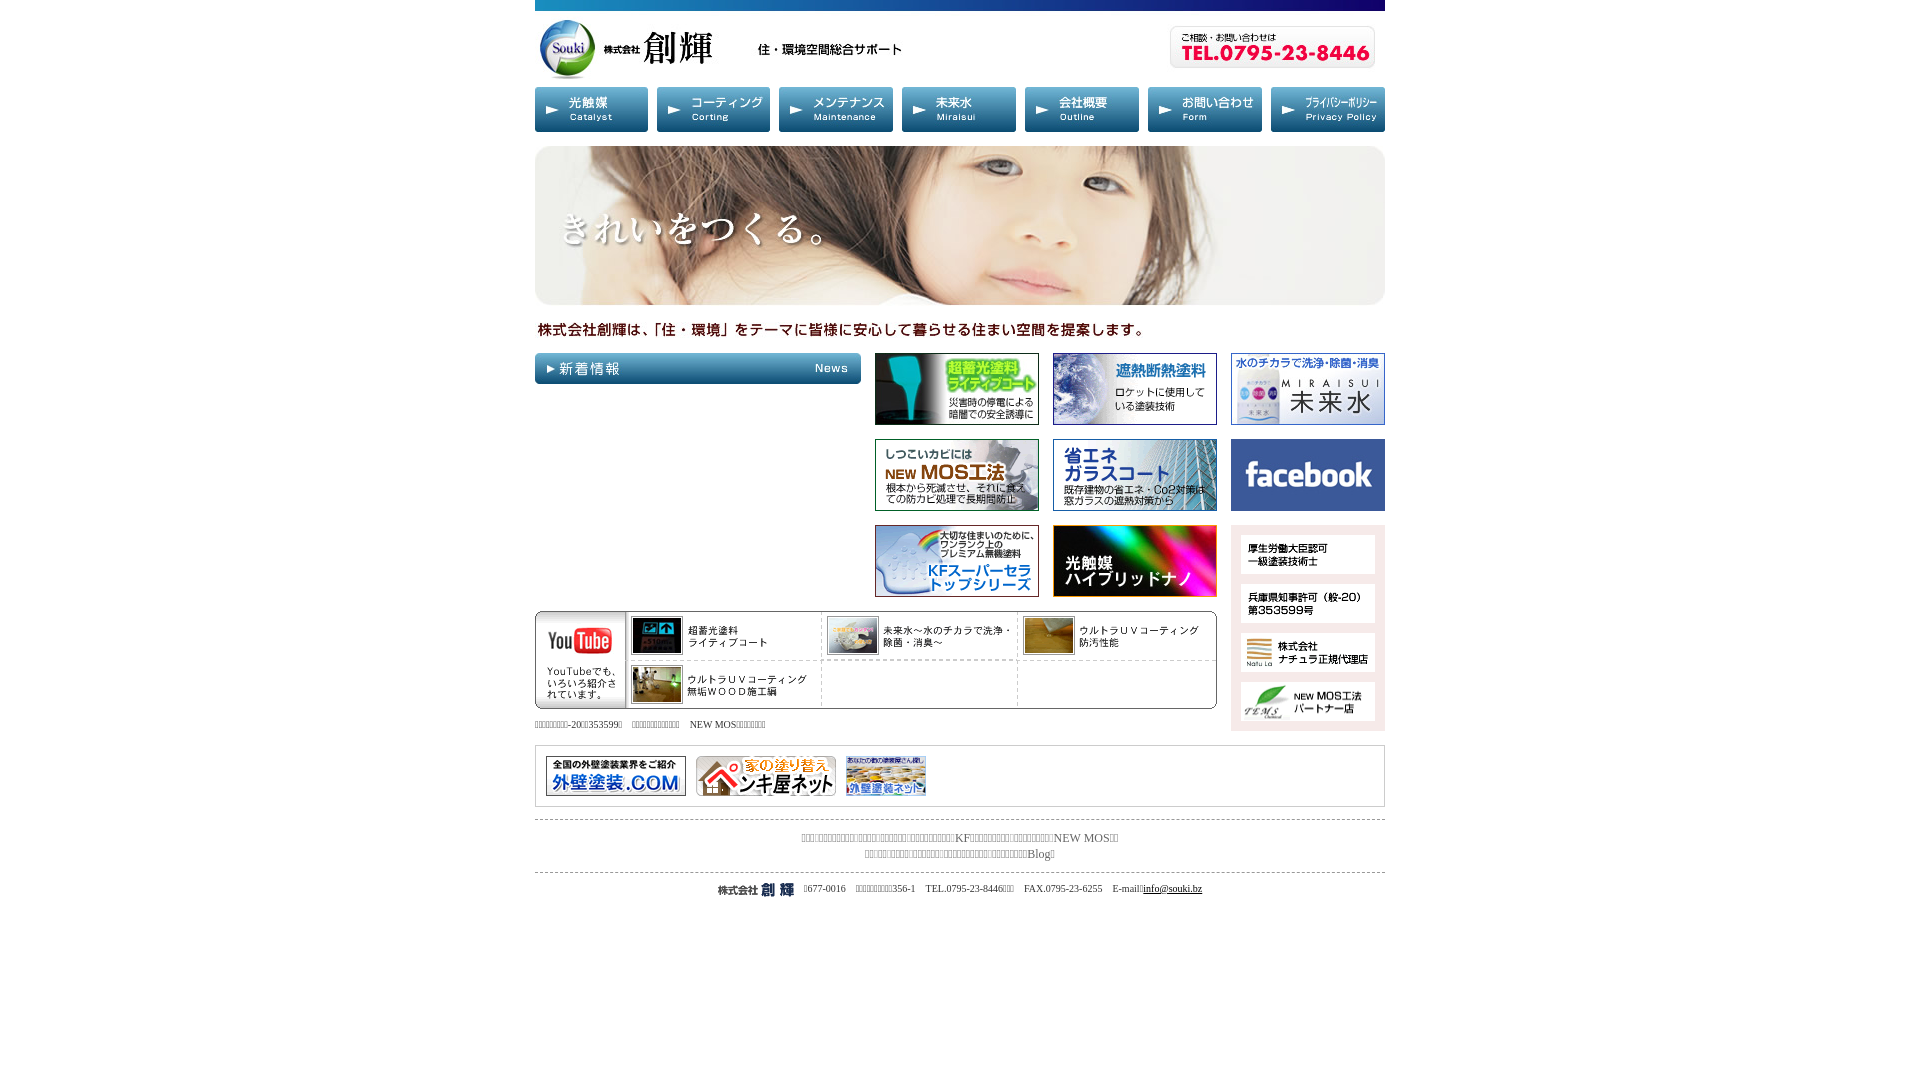  Describe the element at coordinates (1142, 887) in the screenshot. I see `'info@souki.bz'` at that location.